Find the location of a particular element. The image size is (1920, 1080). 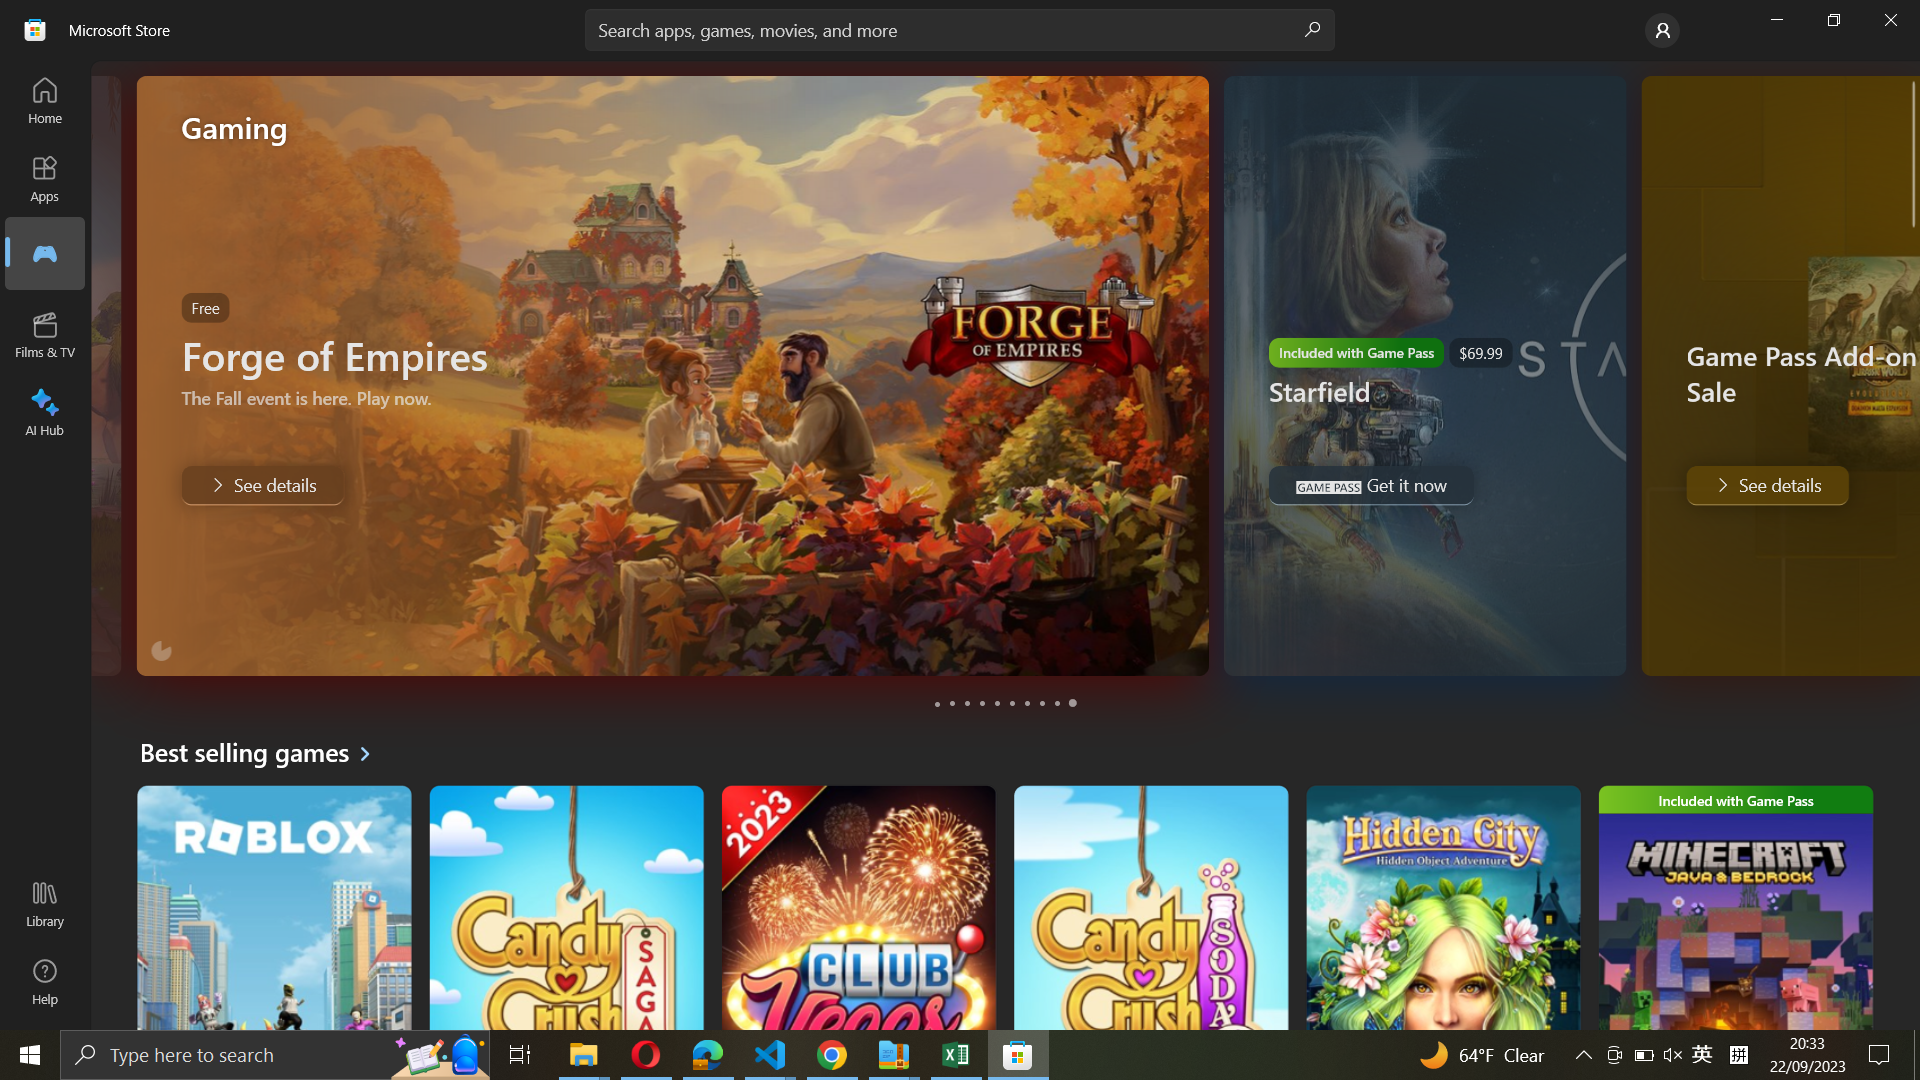

the Library screen is located at coordinates (48, 906).